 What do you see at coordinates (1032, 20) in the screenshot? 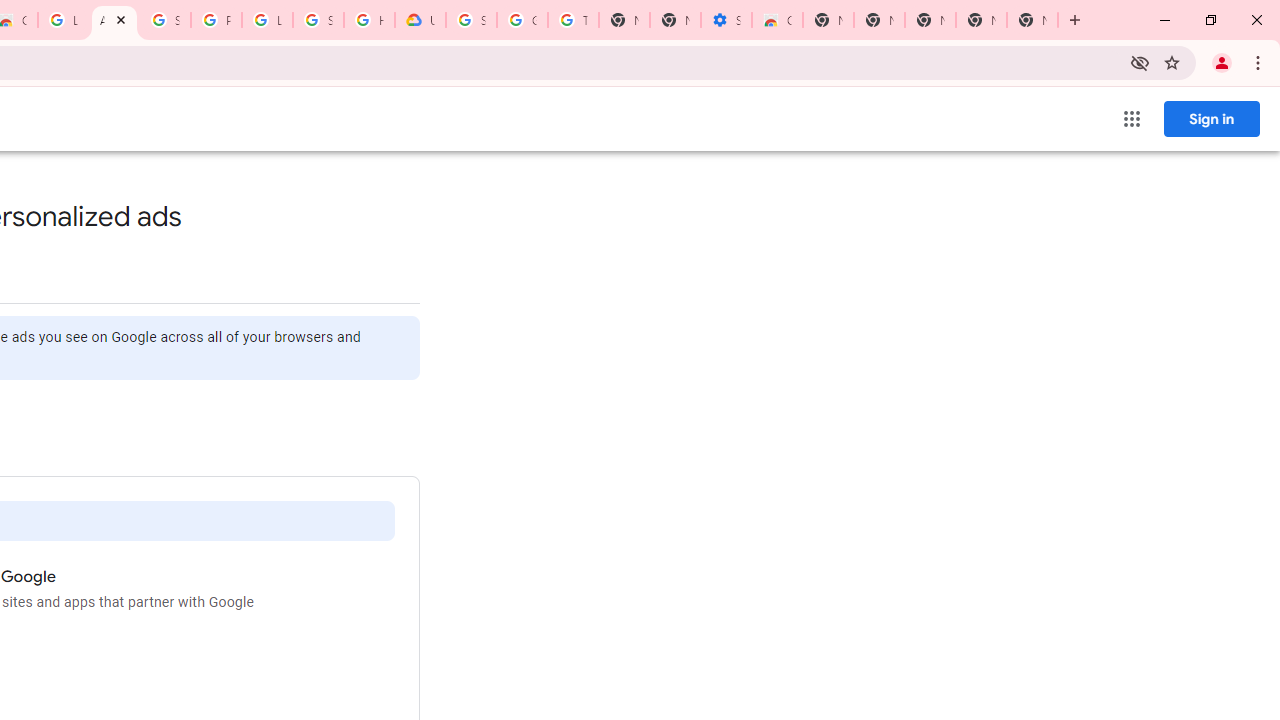
I see `'New Tab'` at bounding box center [1032, 20].